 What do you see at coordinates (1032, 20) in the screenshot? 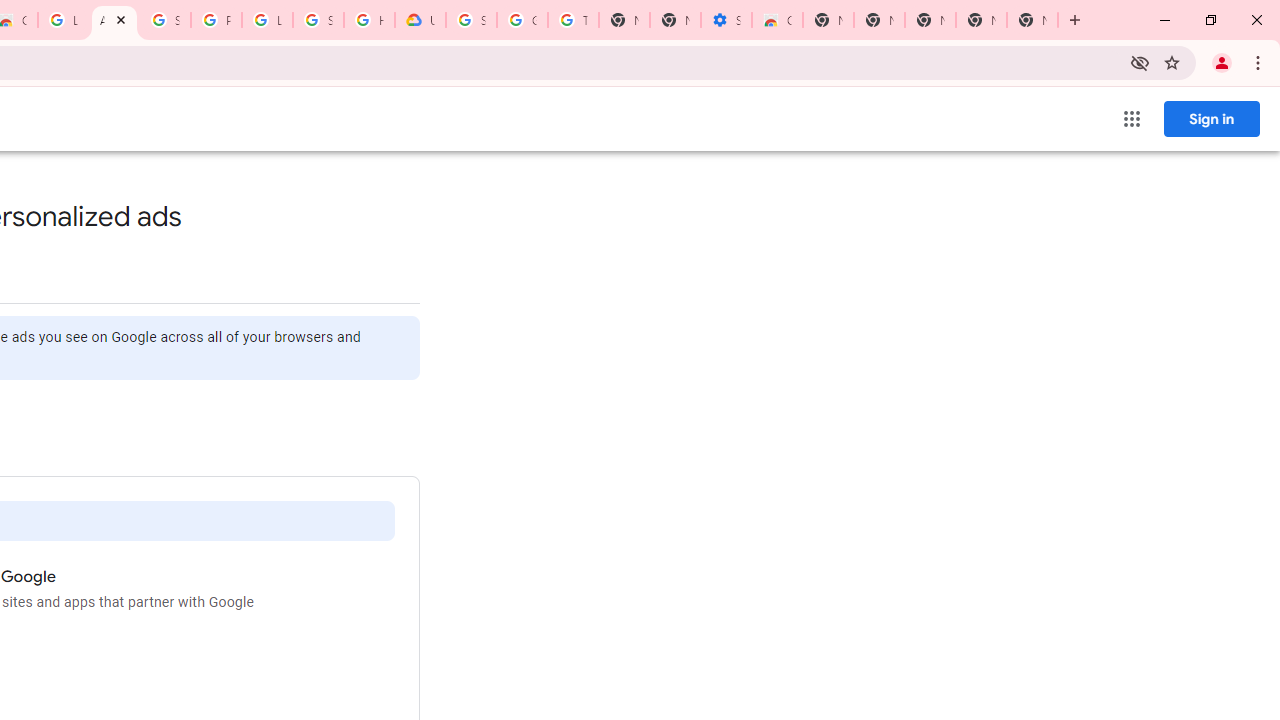
I see `'New Tab'` at bounding box center [1032, 20].